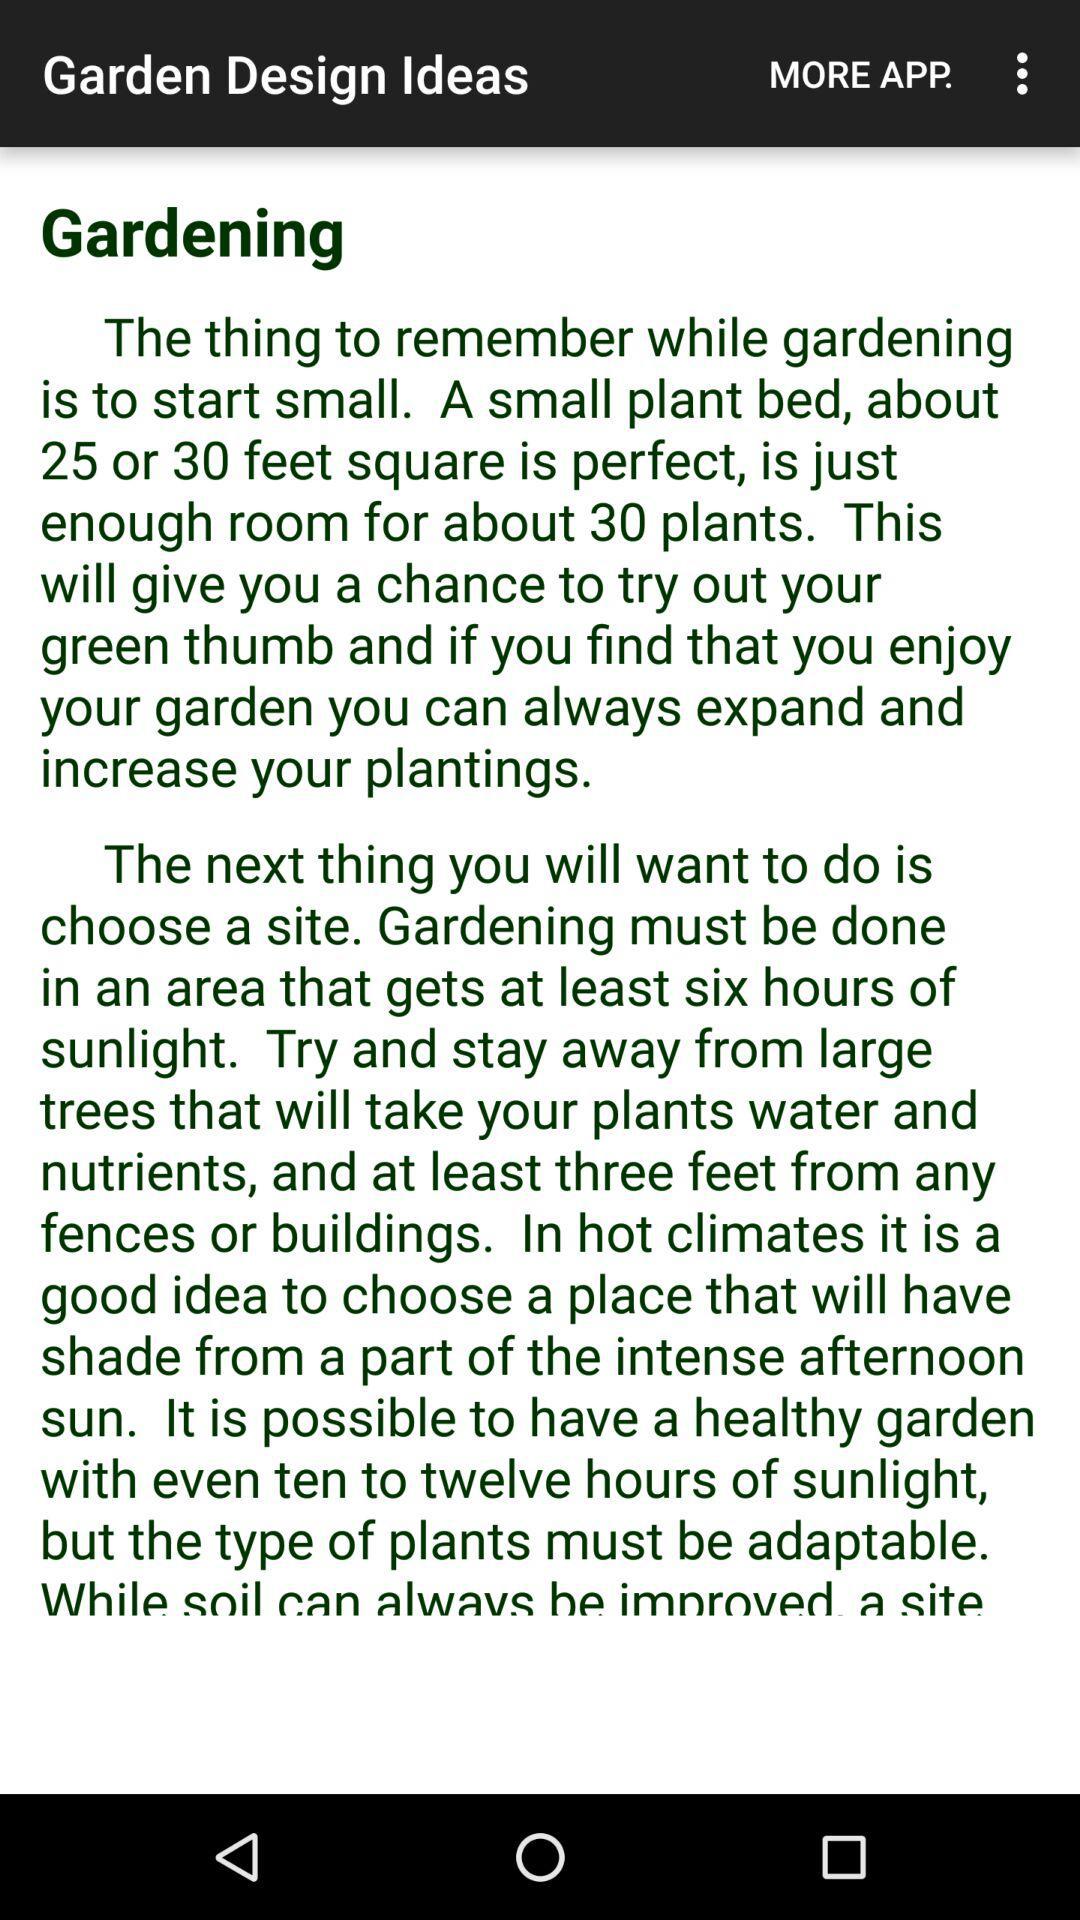 The width and height of the screenshot is (1080, 1920). What do you see at coordinates (860, 73) in the screenshot?
I see `more app.` at bounding box center [860, 73].